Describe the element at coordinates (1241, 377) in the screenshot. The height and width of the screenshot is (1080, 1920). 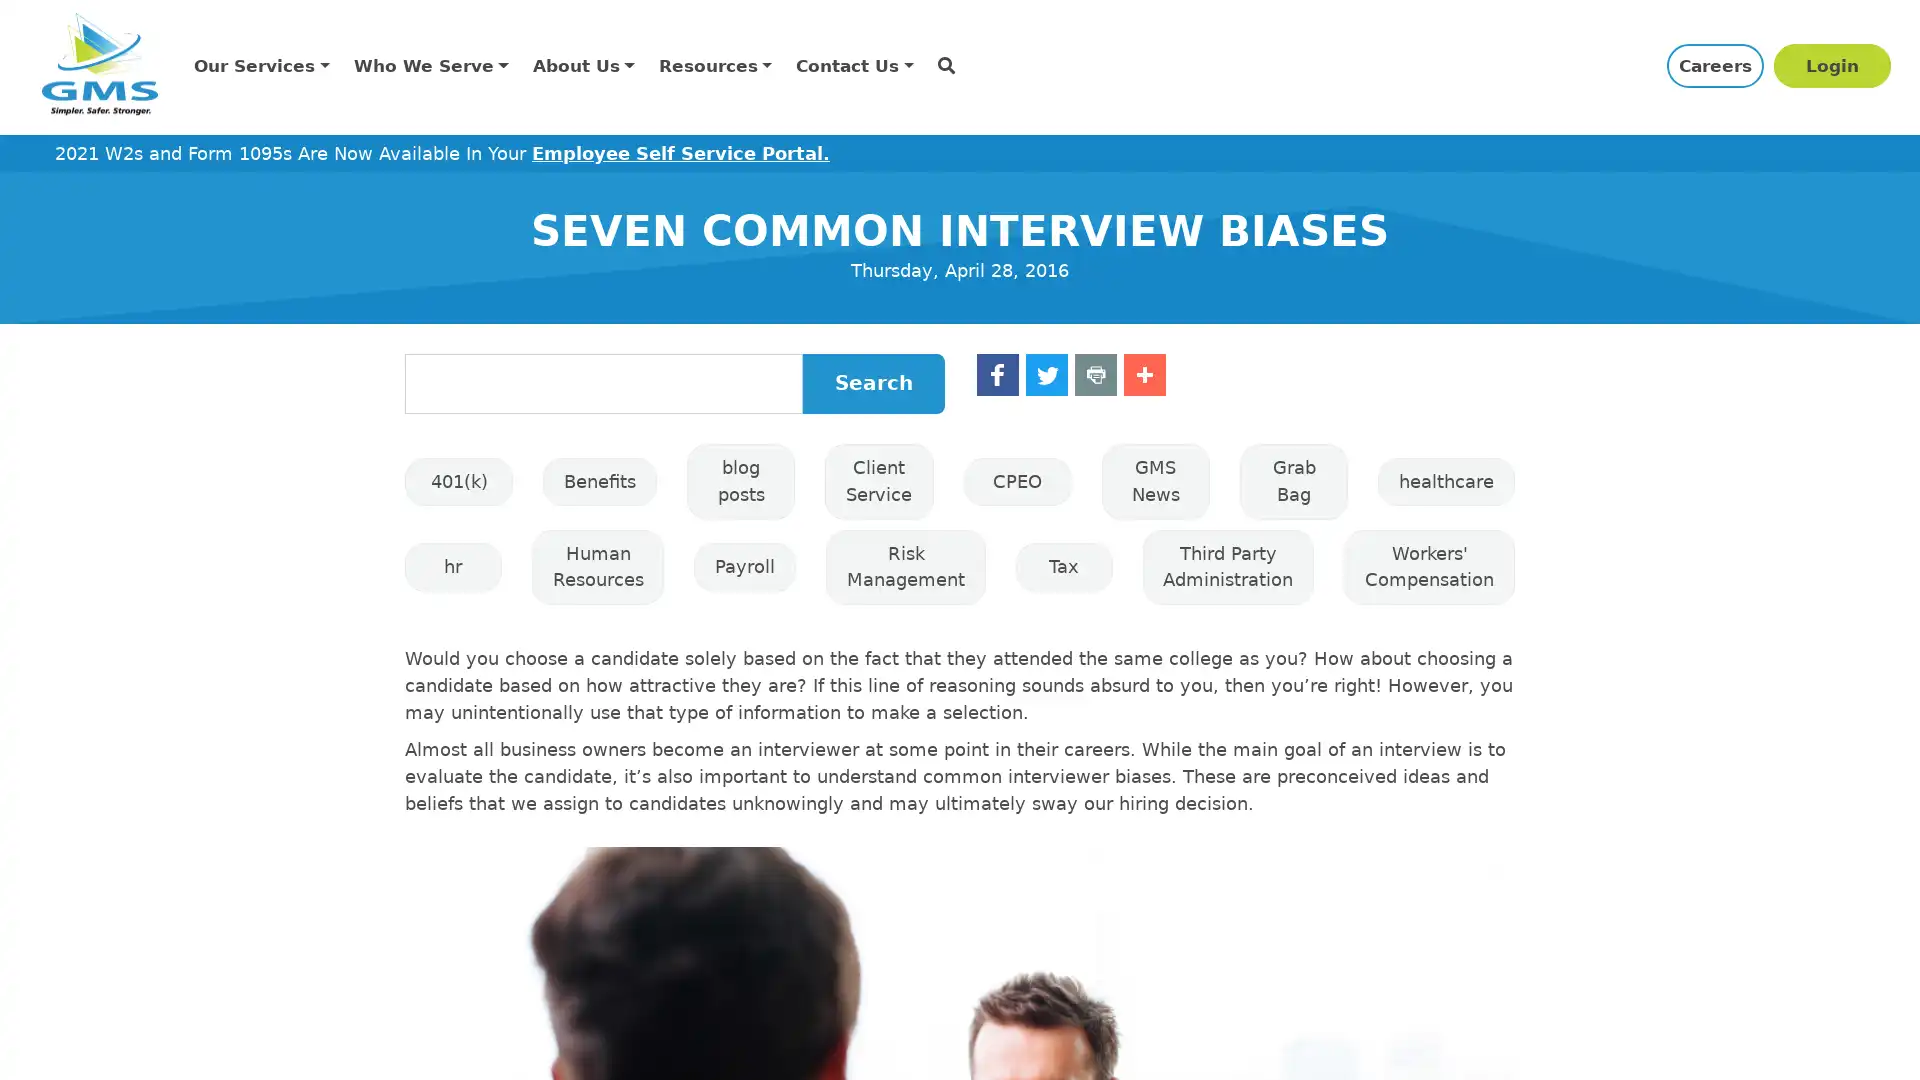
I see `Share to Print Print` at that location.